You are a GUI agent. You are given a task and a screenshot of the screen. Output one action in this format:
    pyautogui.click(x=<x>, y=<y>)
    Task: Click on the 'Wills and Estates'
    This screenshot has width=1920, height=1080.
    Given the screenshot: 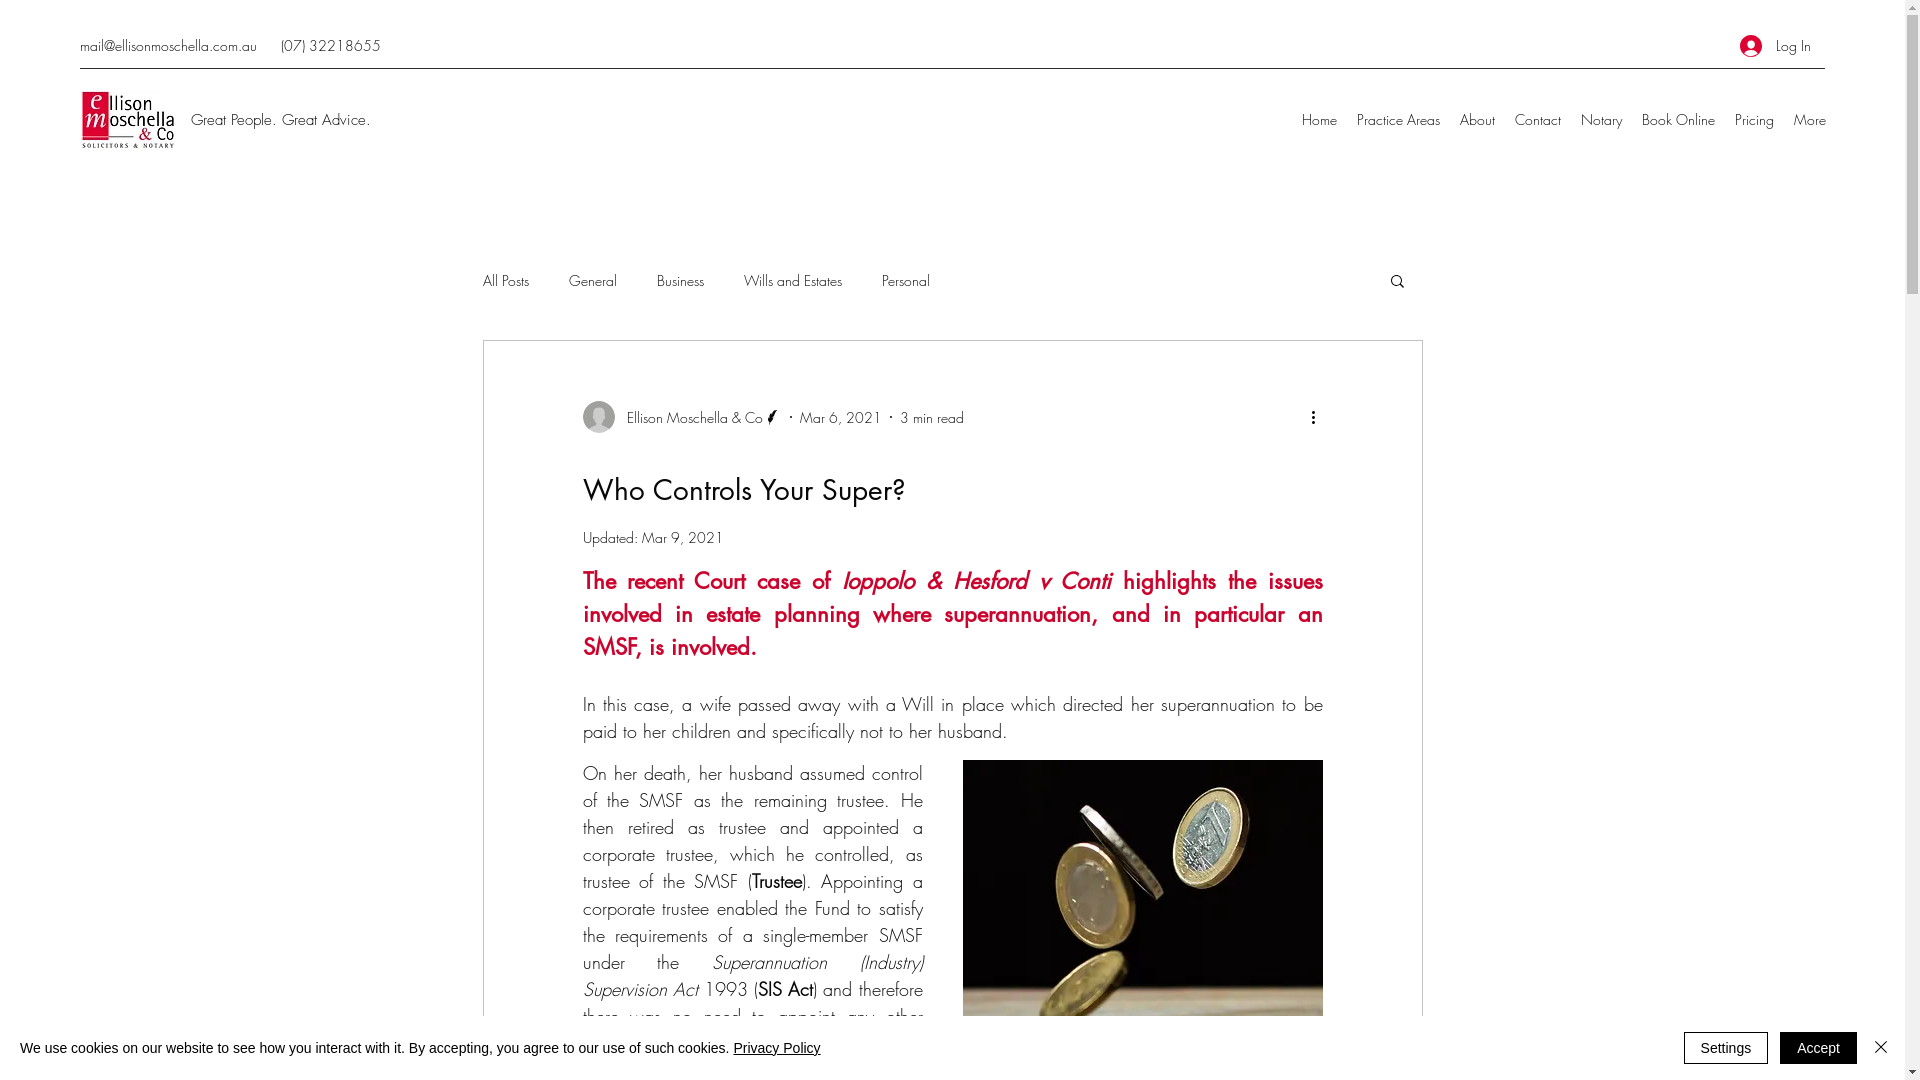 What is the action you would take?
    pyautogui.click(x=791, y=280)
    